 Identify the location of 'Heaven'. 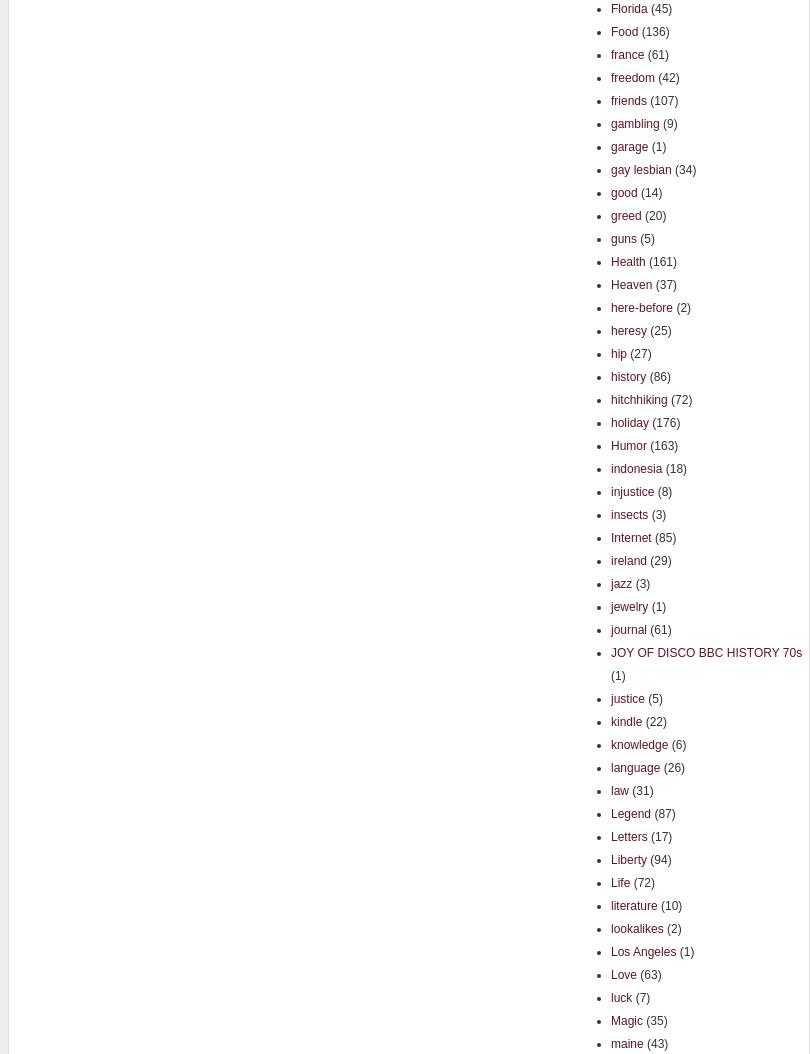
(630, 282).